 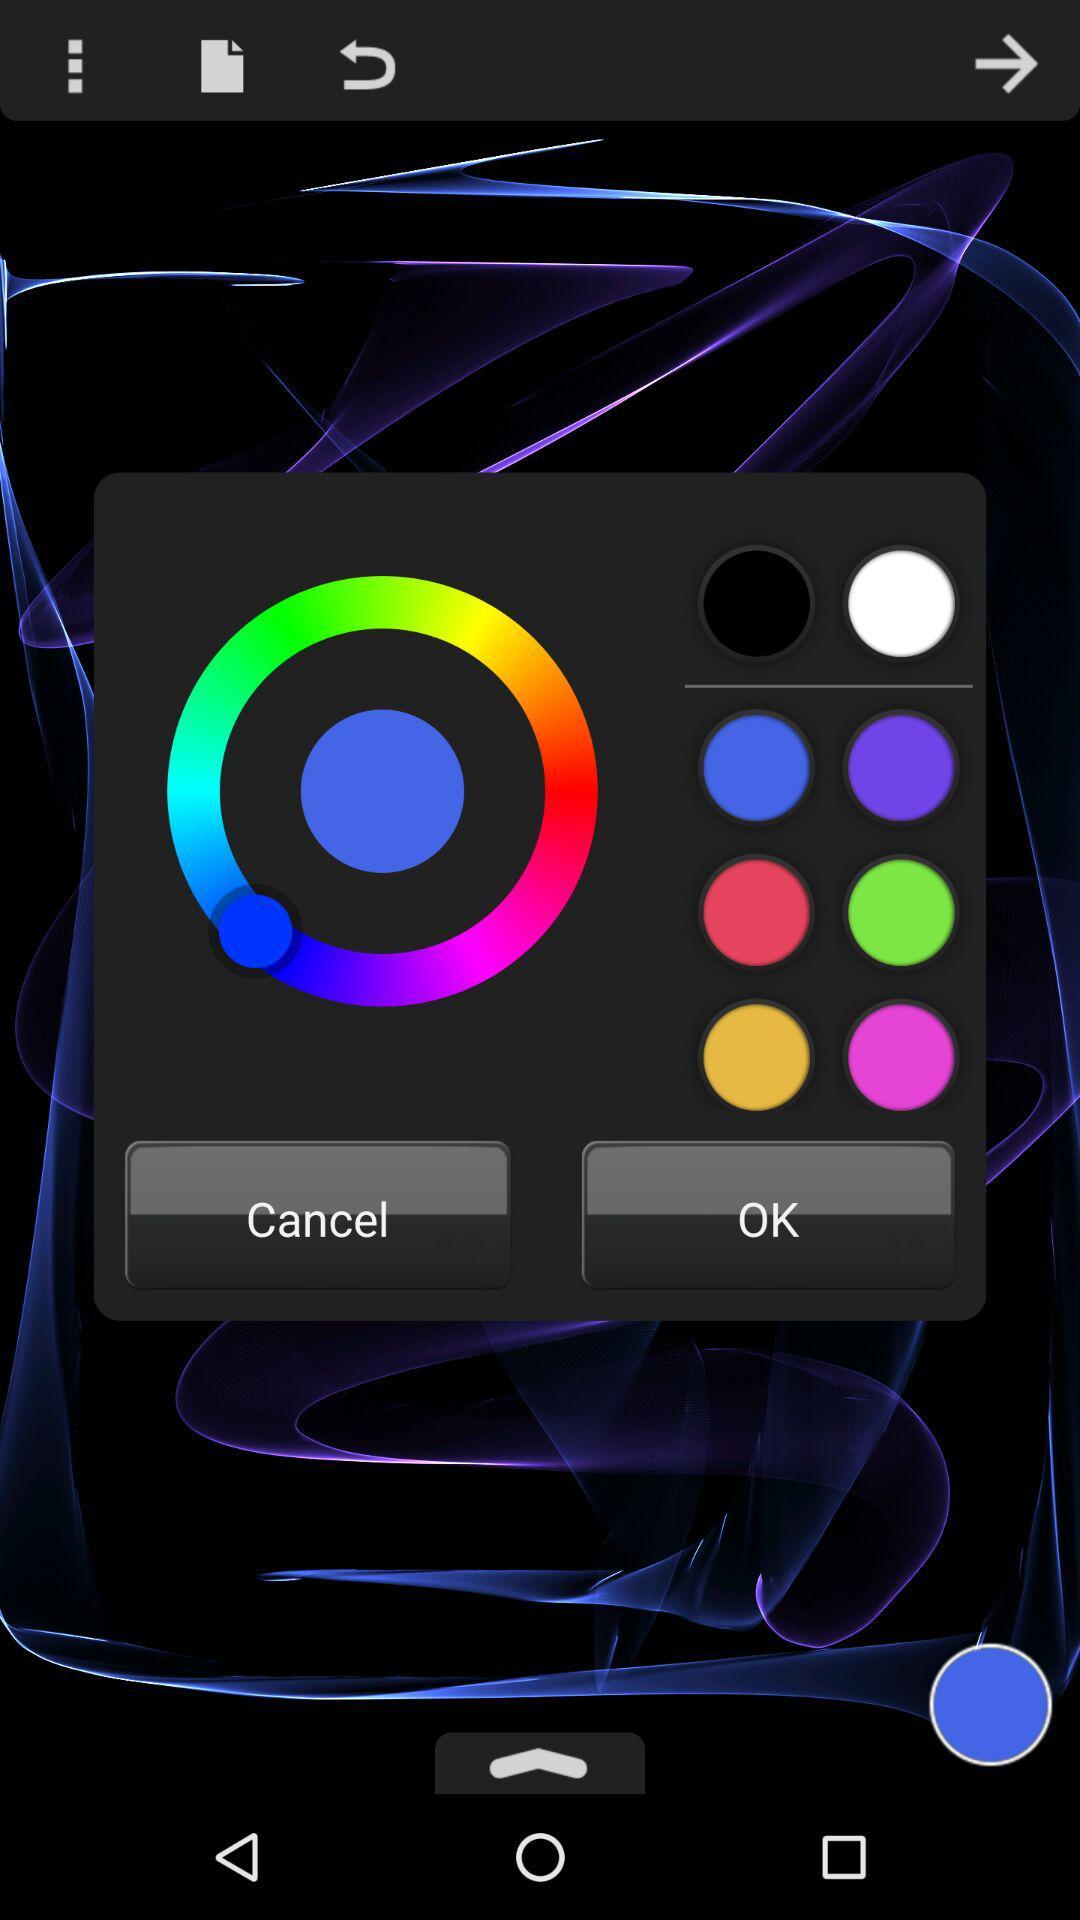 I want to click on waiter, so click(x=901, y=603).